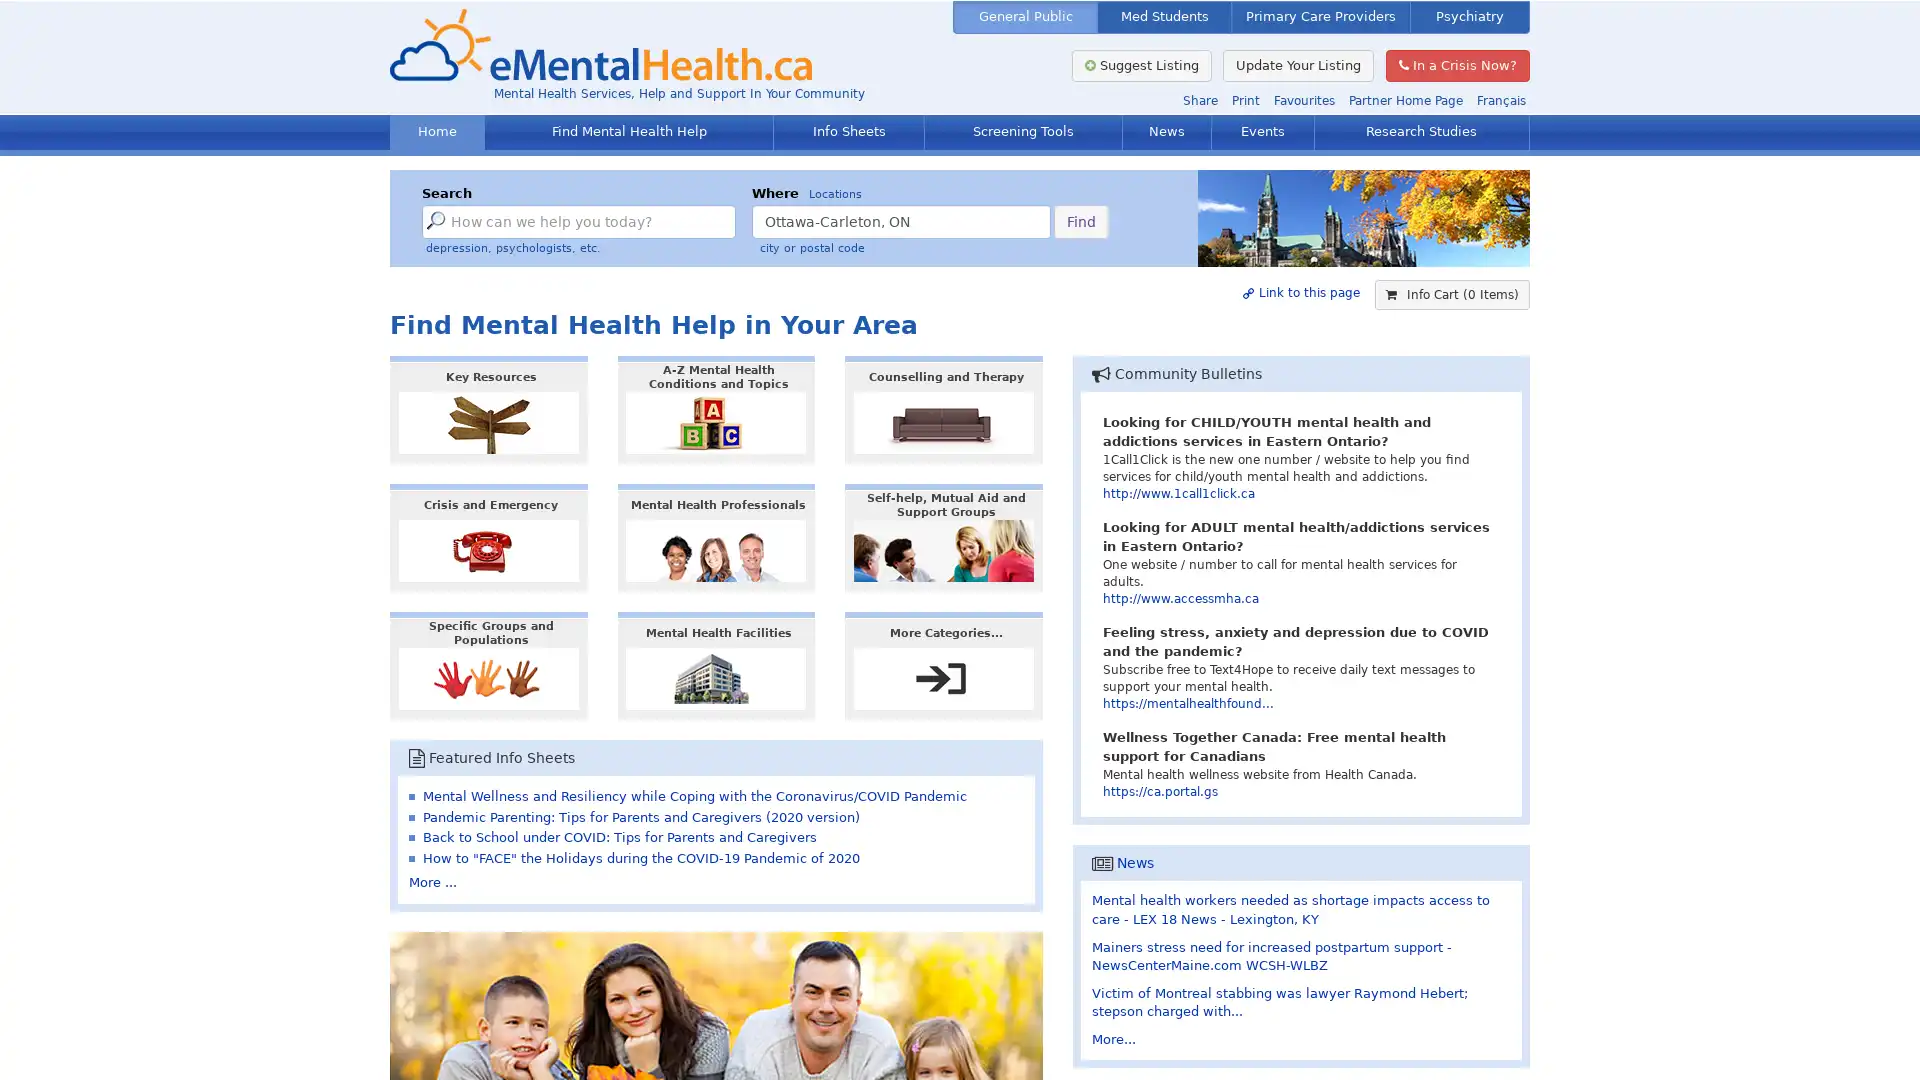 This screenshot has height=1080, width=1920. What do you see at coordinates (1452, 293) in the screenshot?
I see `Info Cart (0 Items)` at bounding box center [1452, 293].